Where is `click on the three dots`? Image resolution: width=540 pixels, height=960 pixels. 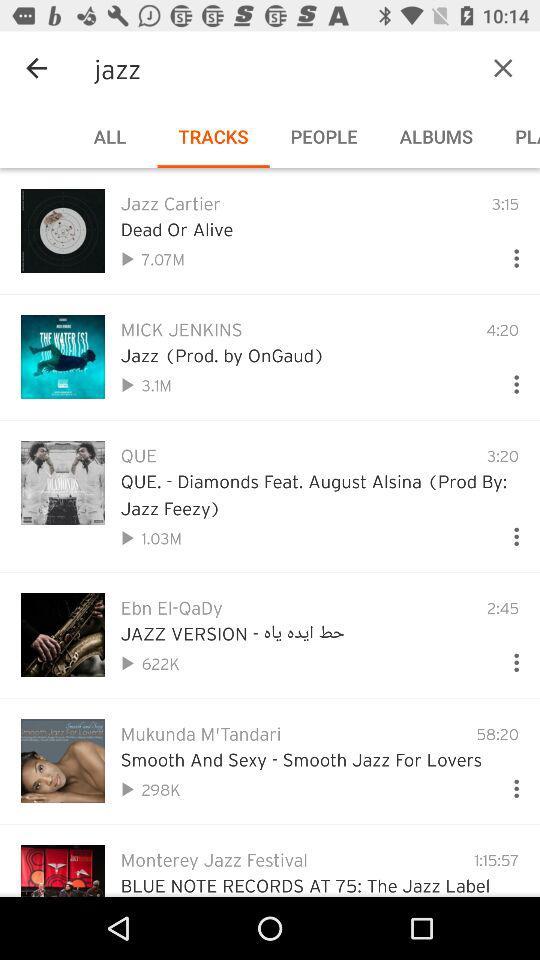 click on the three dots is located at coordinates (508, 253).